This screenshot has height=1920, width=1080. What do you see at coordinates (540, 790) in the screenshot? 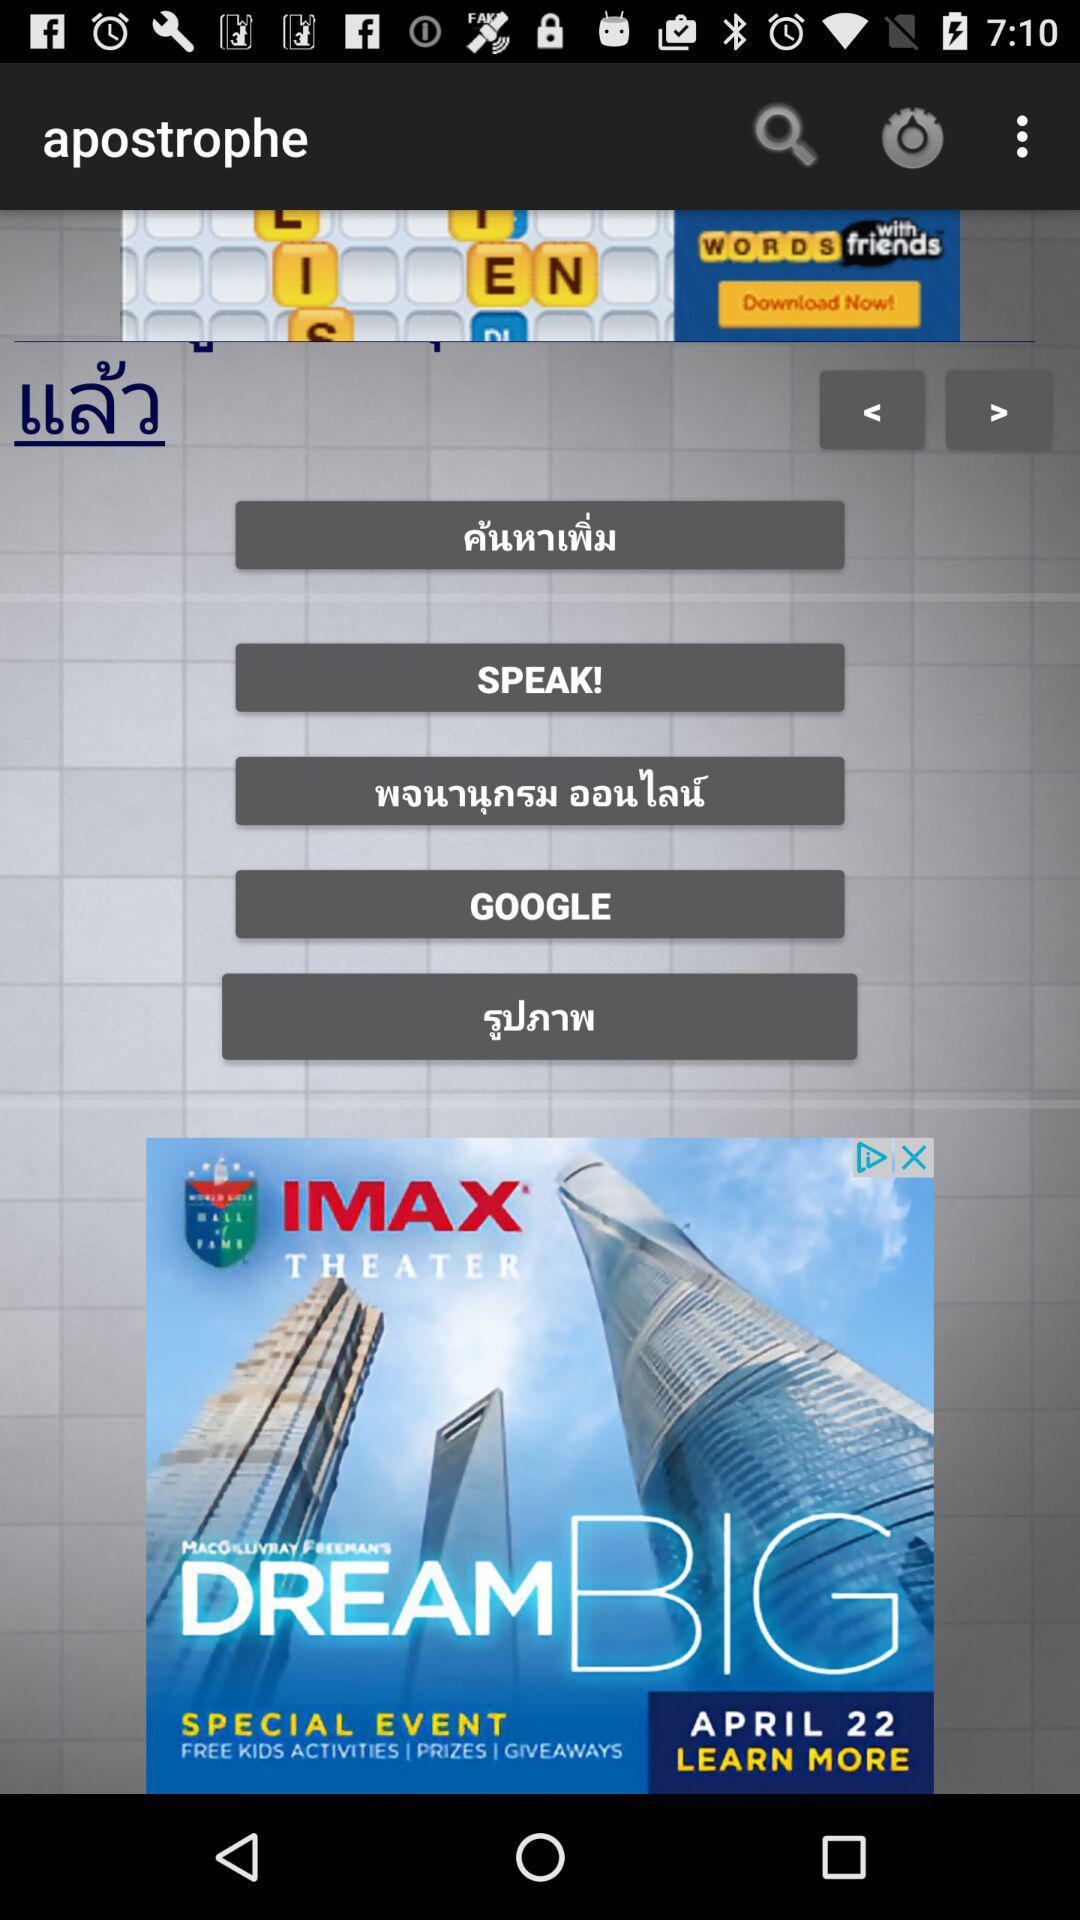
I see `the option below speak` at bounding box center [540, 790].